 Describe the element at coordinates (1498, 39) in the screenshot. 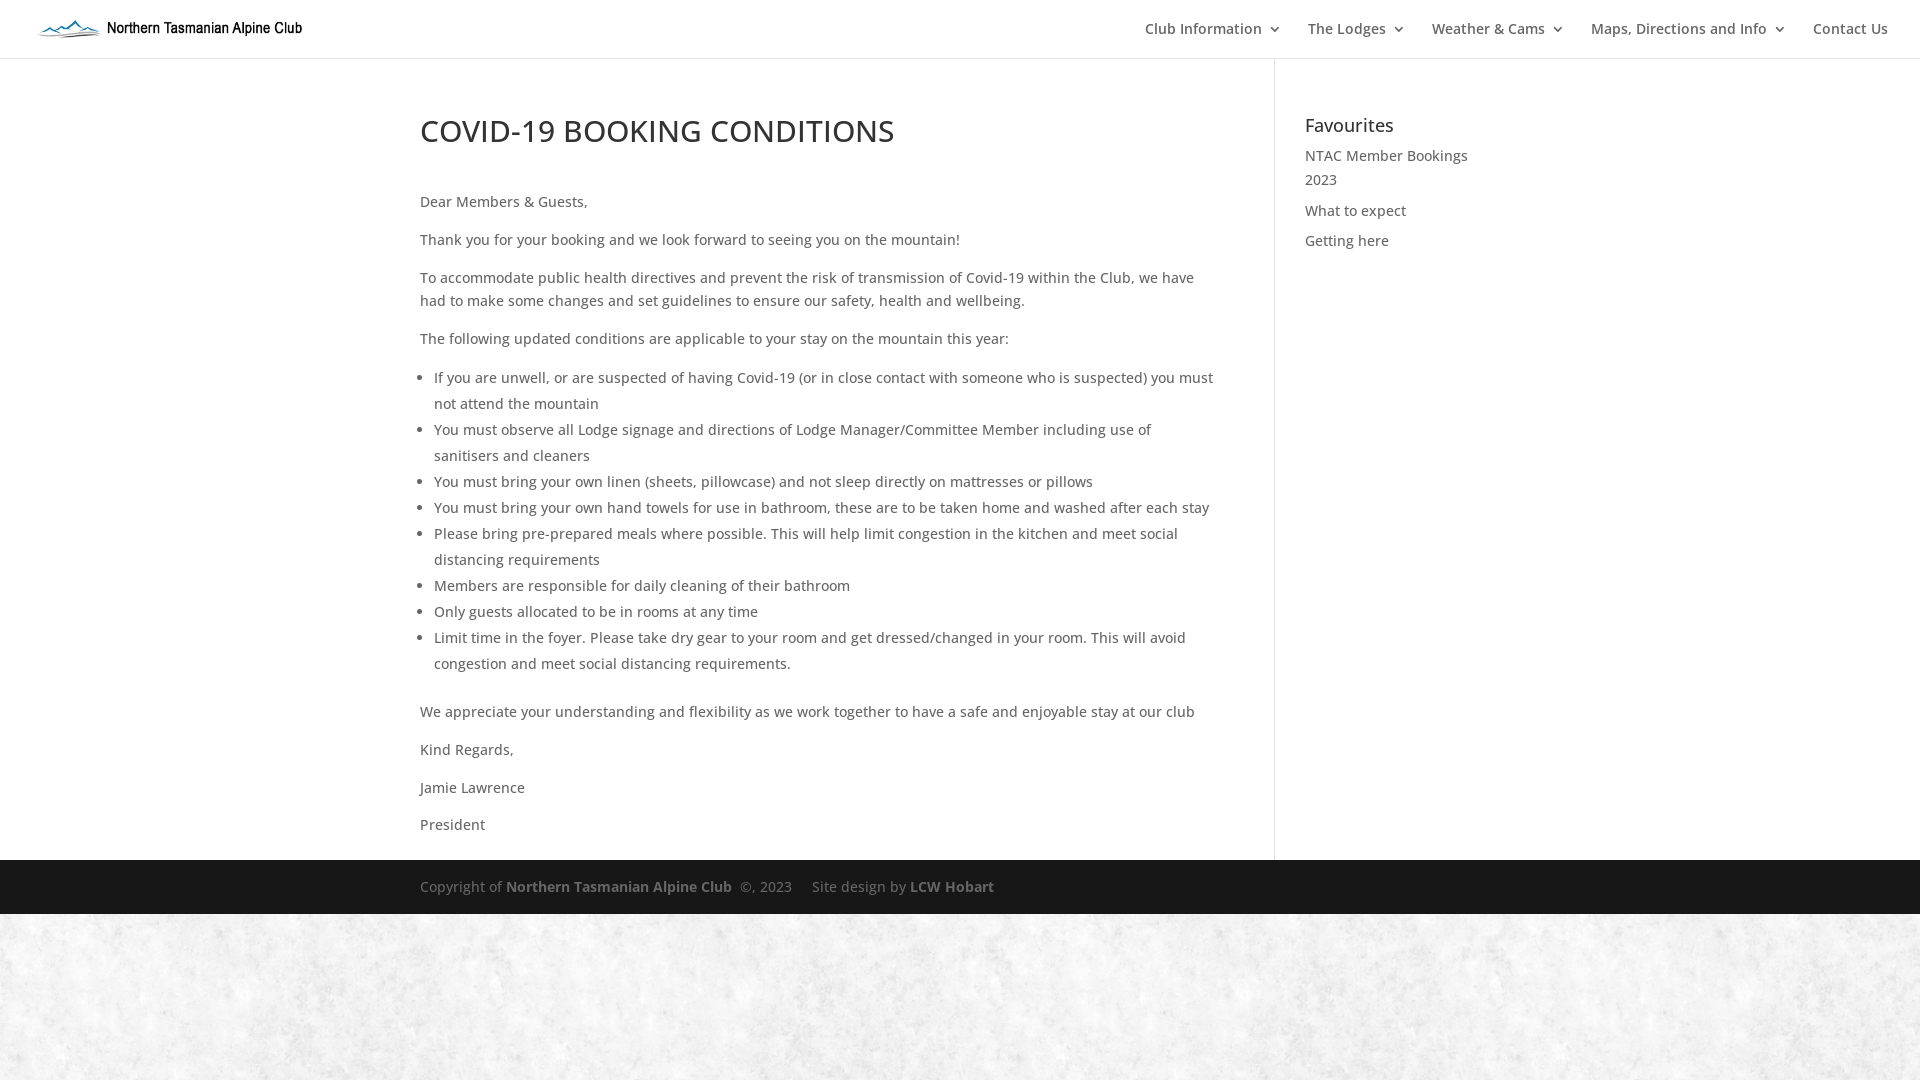

I see `'Weather & Cams'` at that location.